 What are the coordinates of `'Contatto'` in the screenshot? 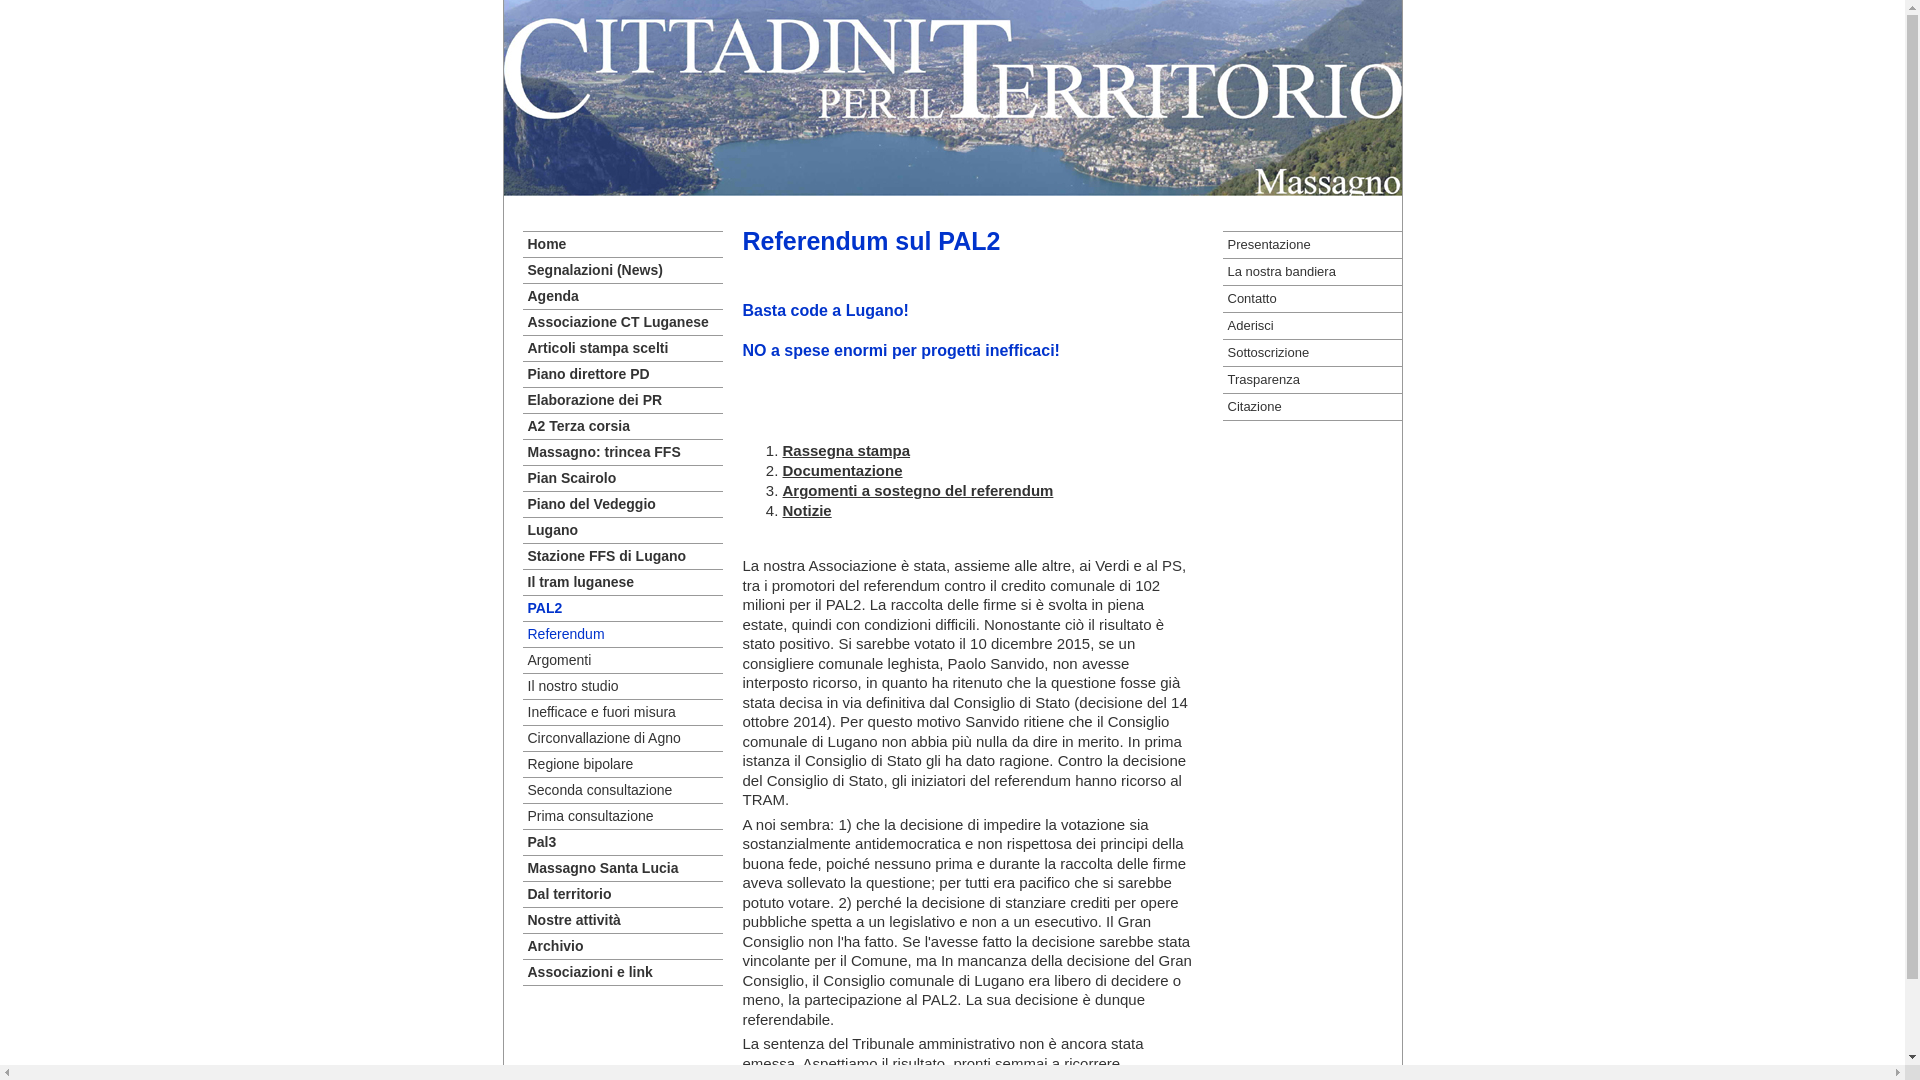 It's located at (1221, 299).